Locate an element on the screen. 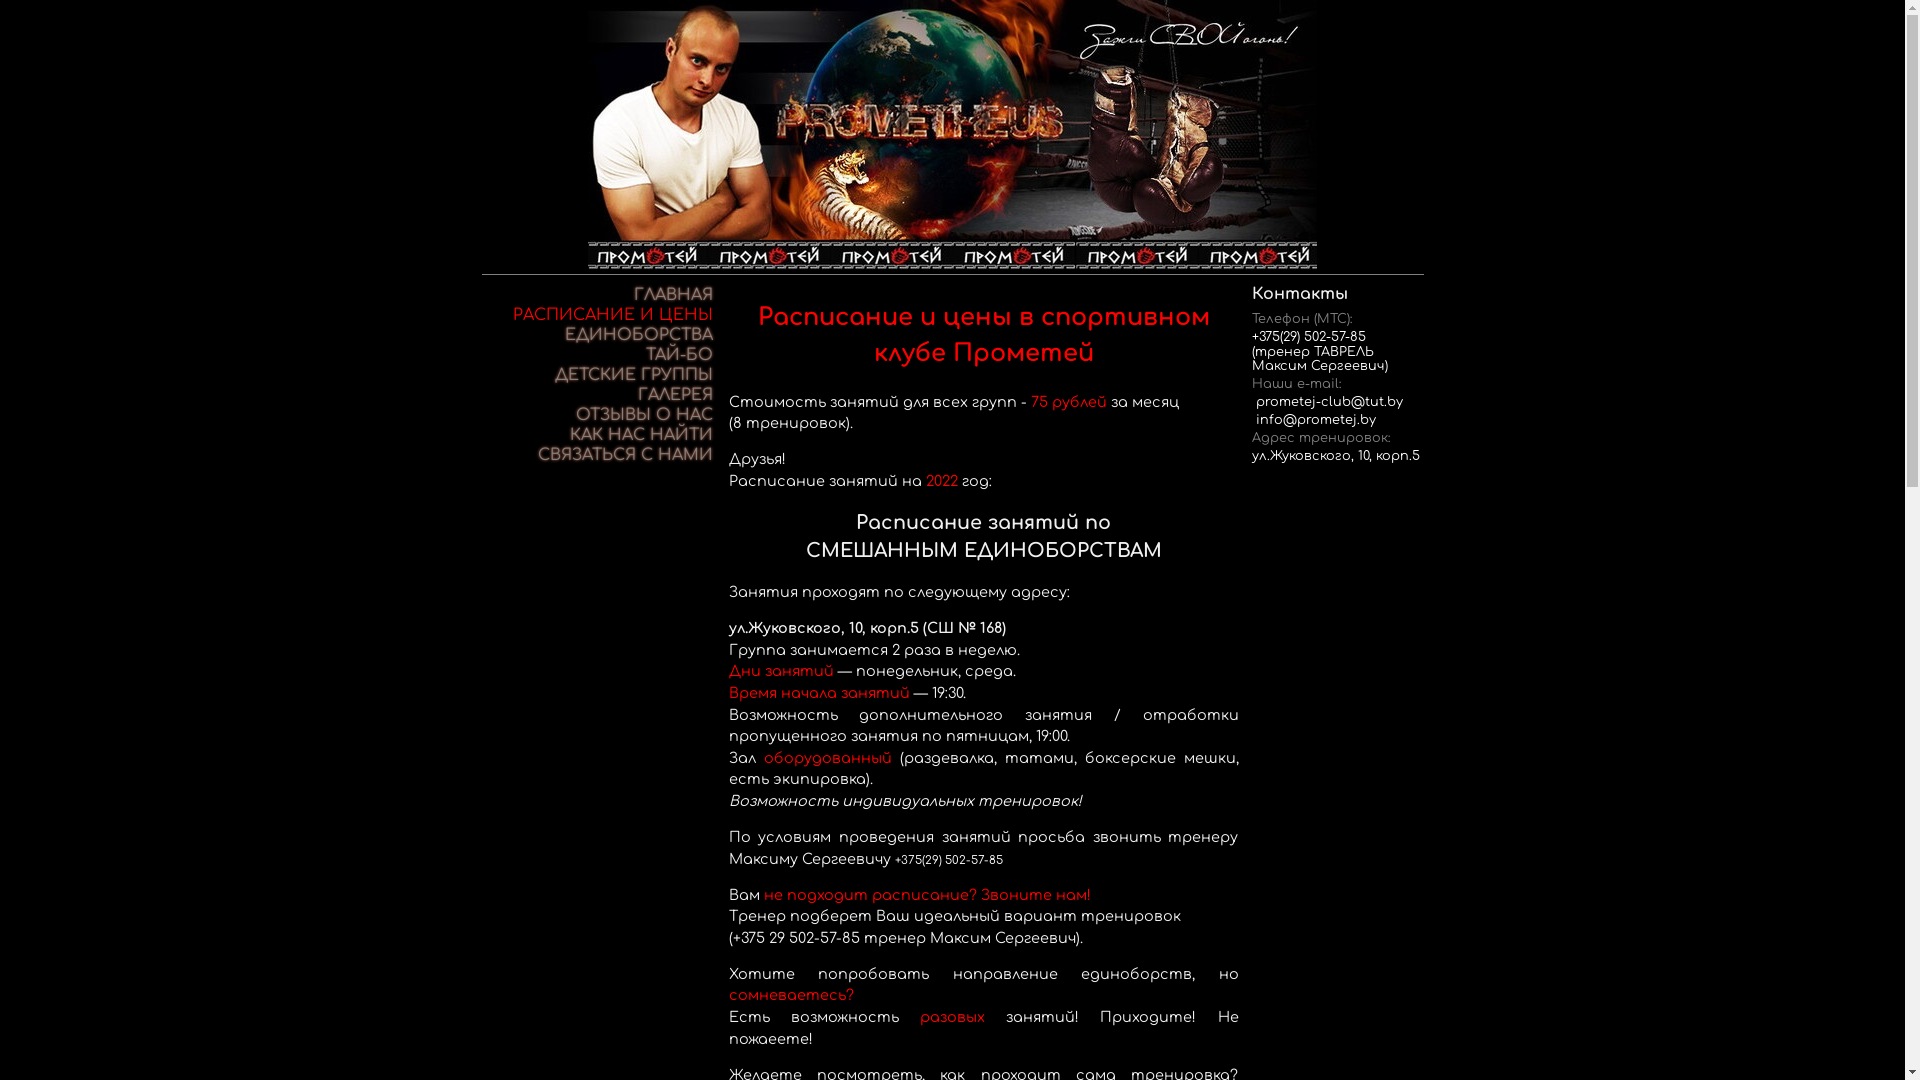  ' info@prometej.by ' is located at coordinates (1251, 419).